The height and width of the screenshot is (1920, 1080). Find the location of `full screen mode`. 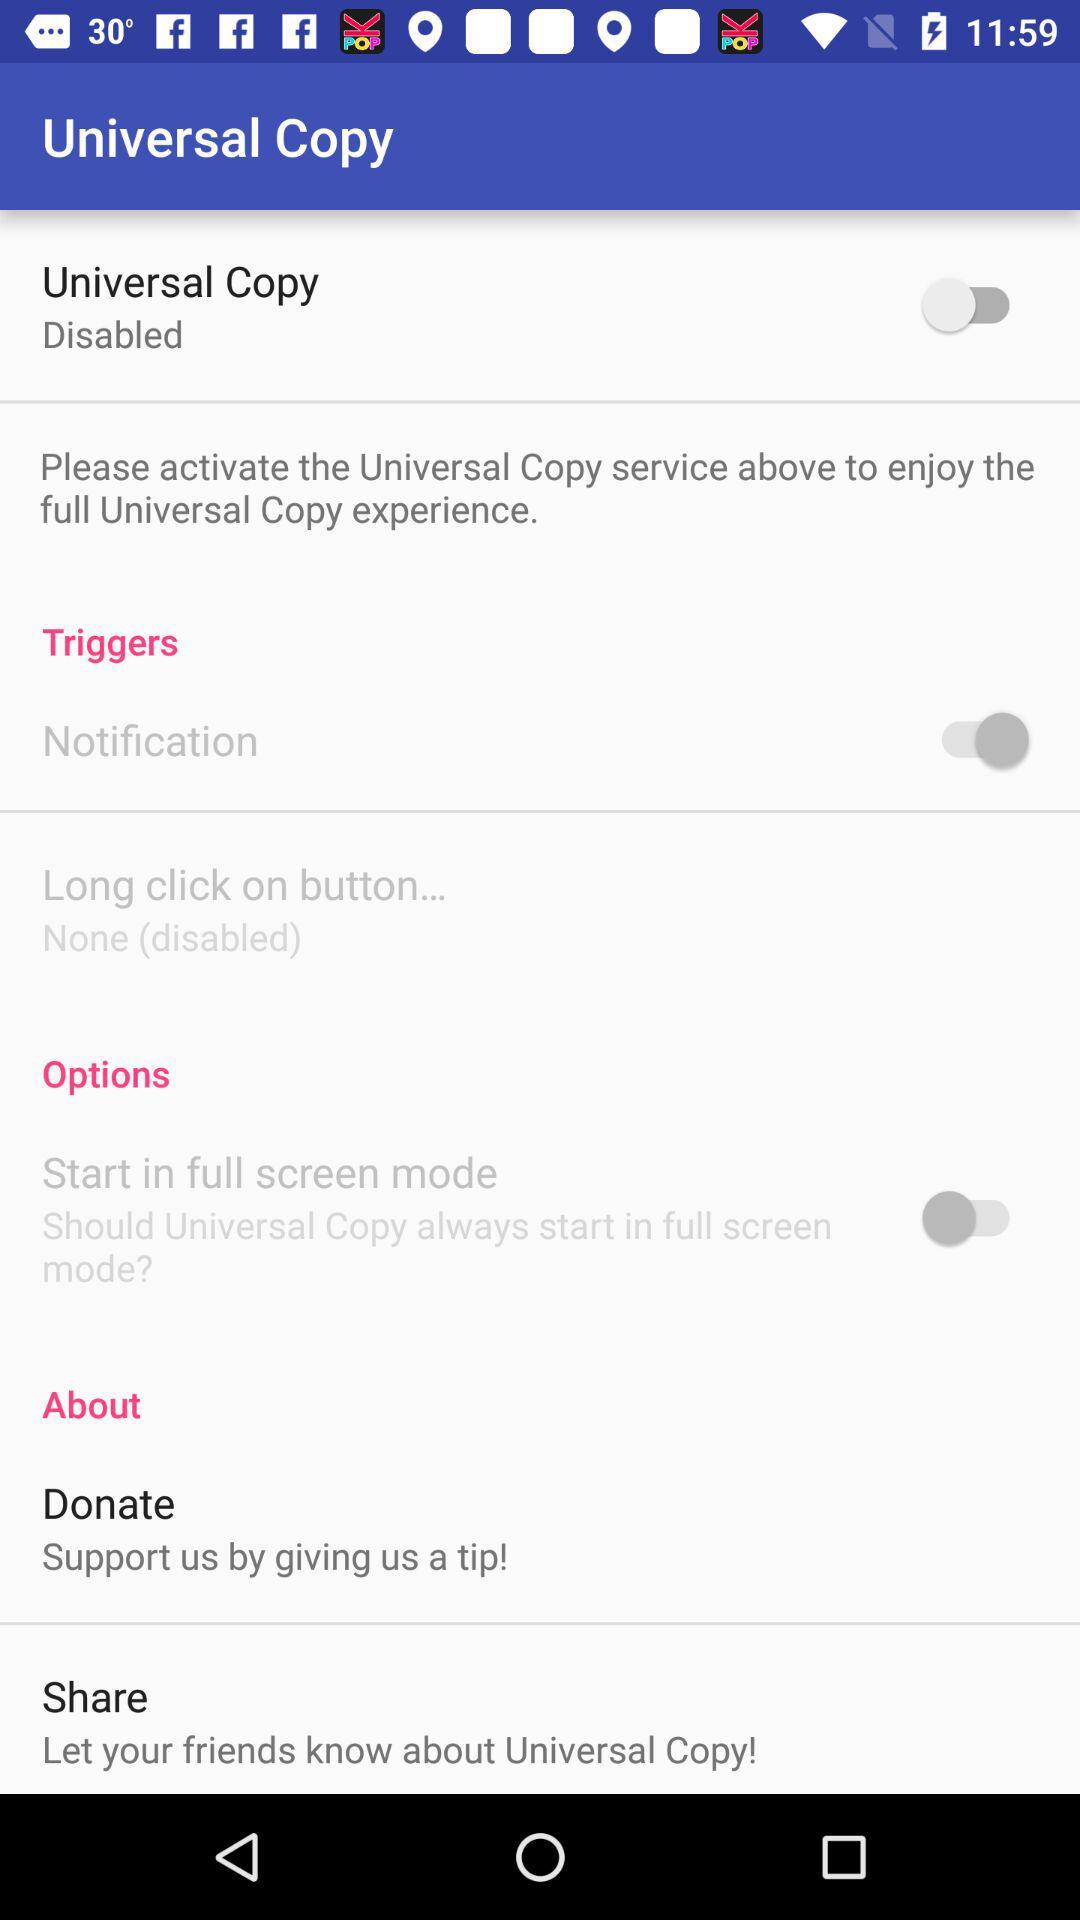

full screen mode is located at coordinates (974, 1216).